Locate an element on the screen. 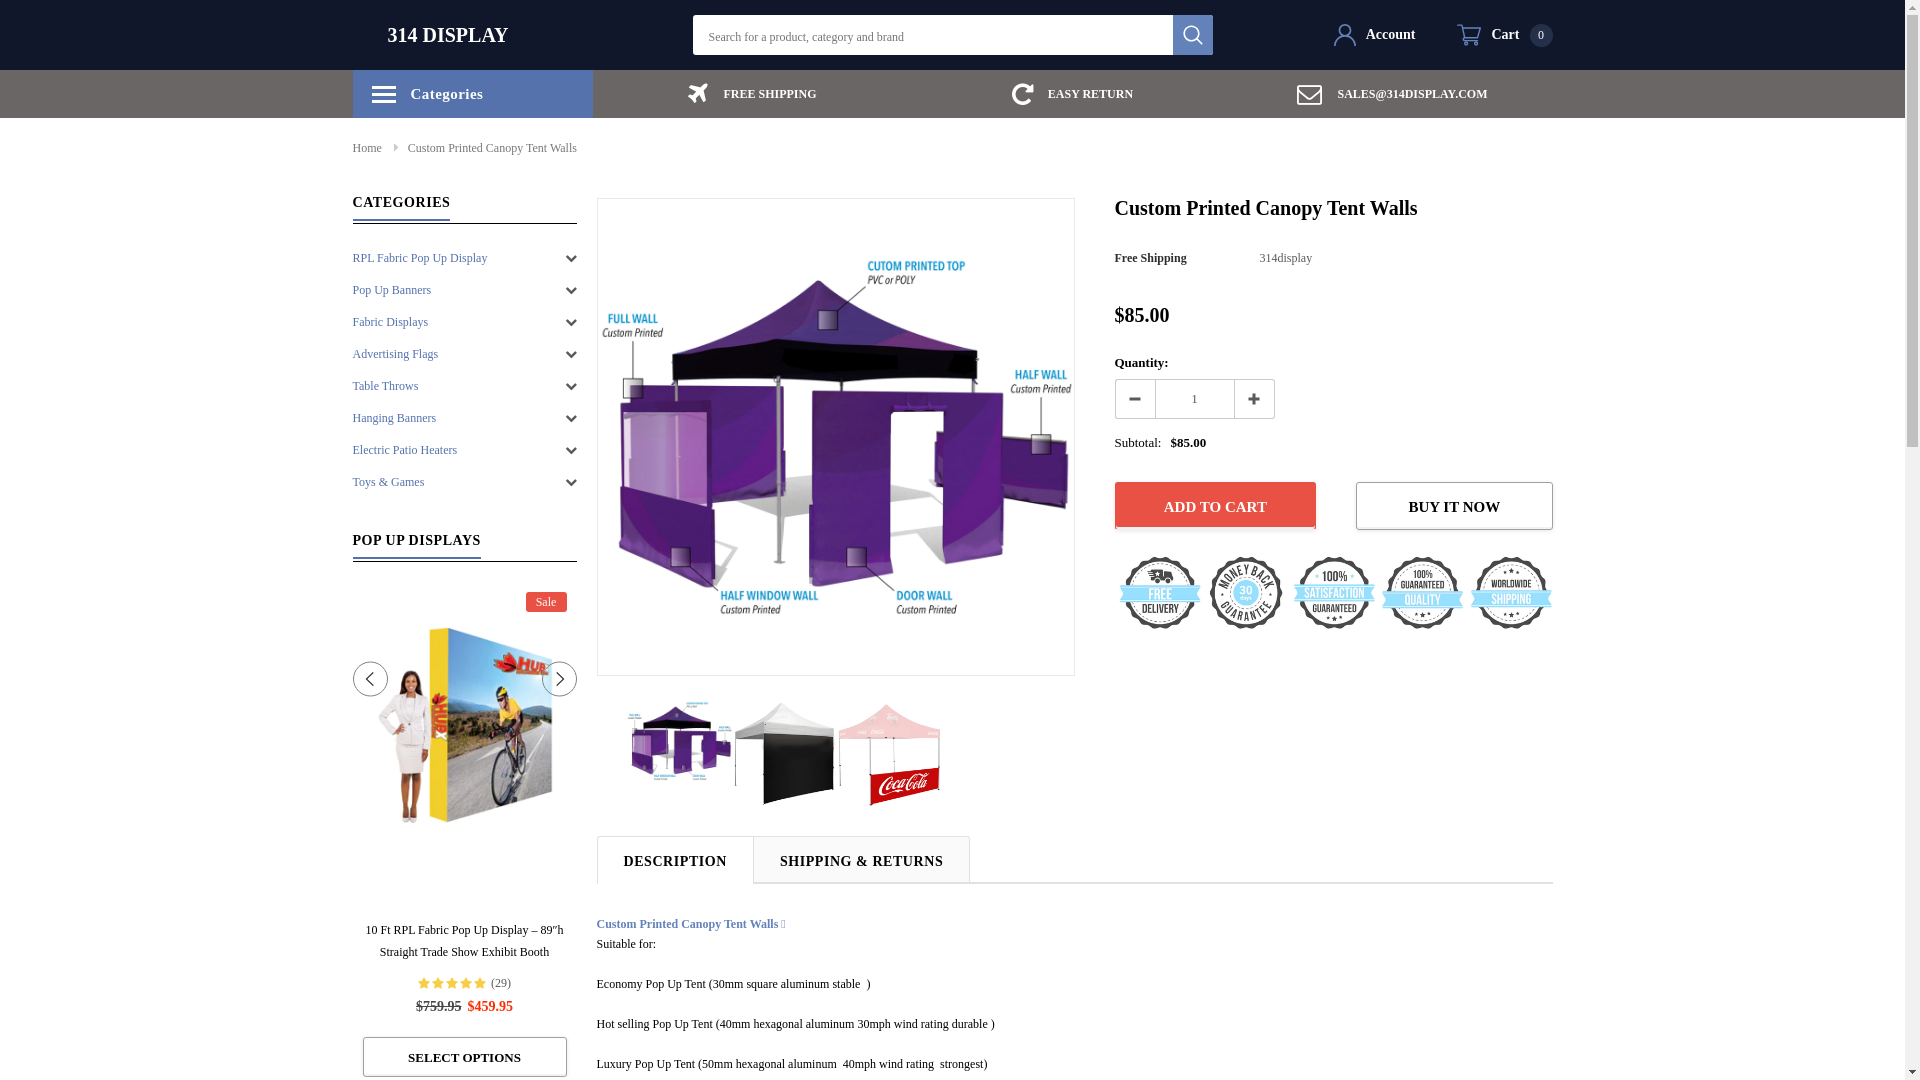 The height and width of the screenshot is (1080, 1920). 'Add to Cart' is located at coordinates (1112, 504).